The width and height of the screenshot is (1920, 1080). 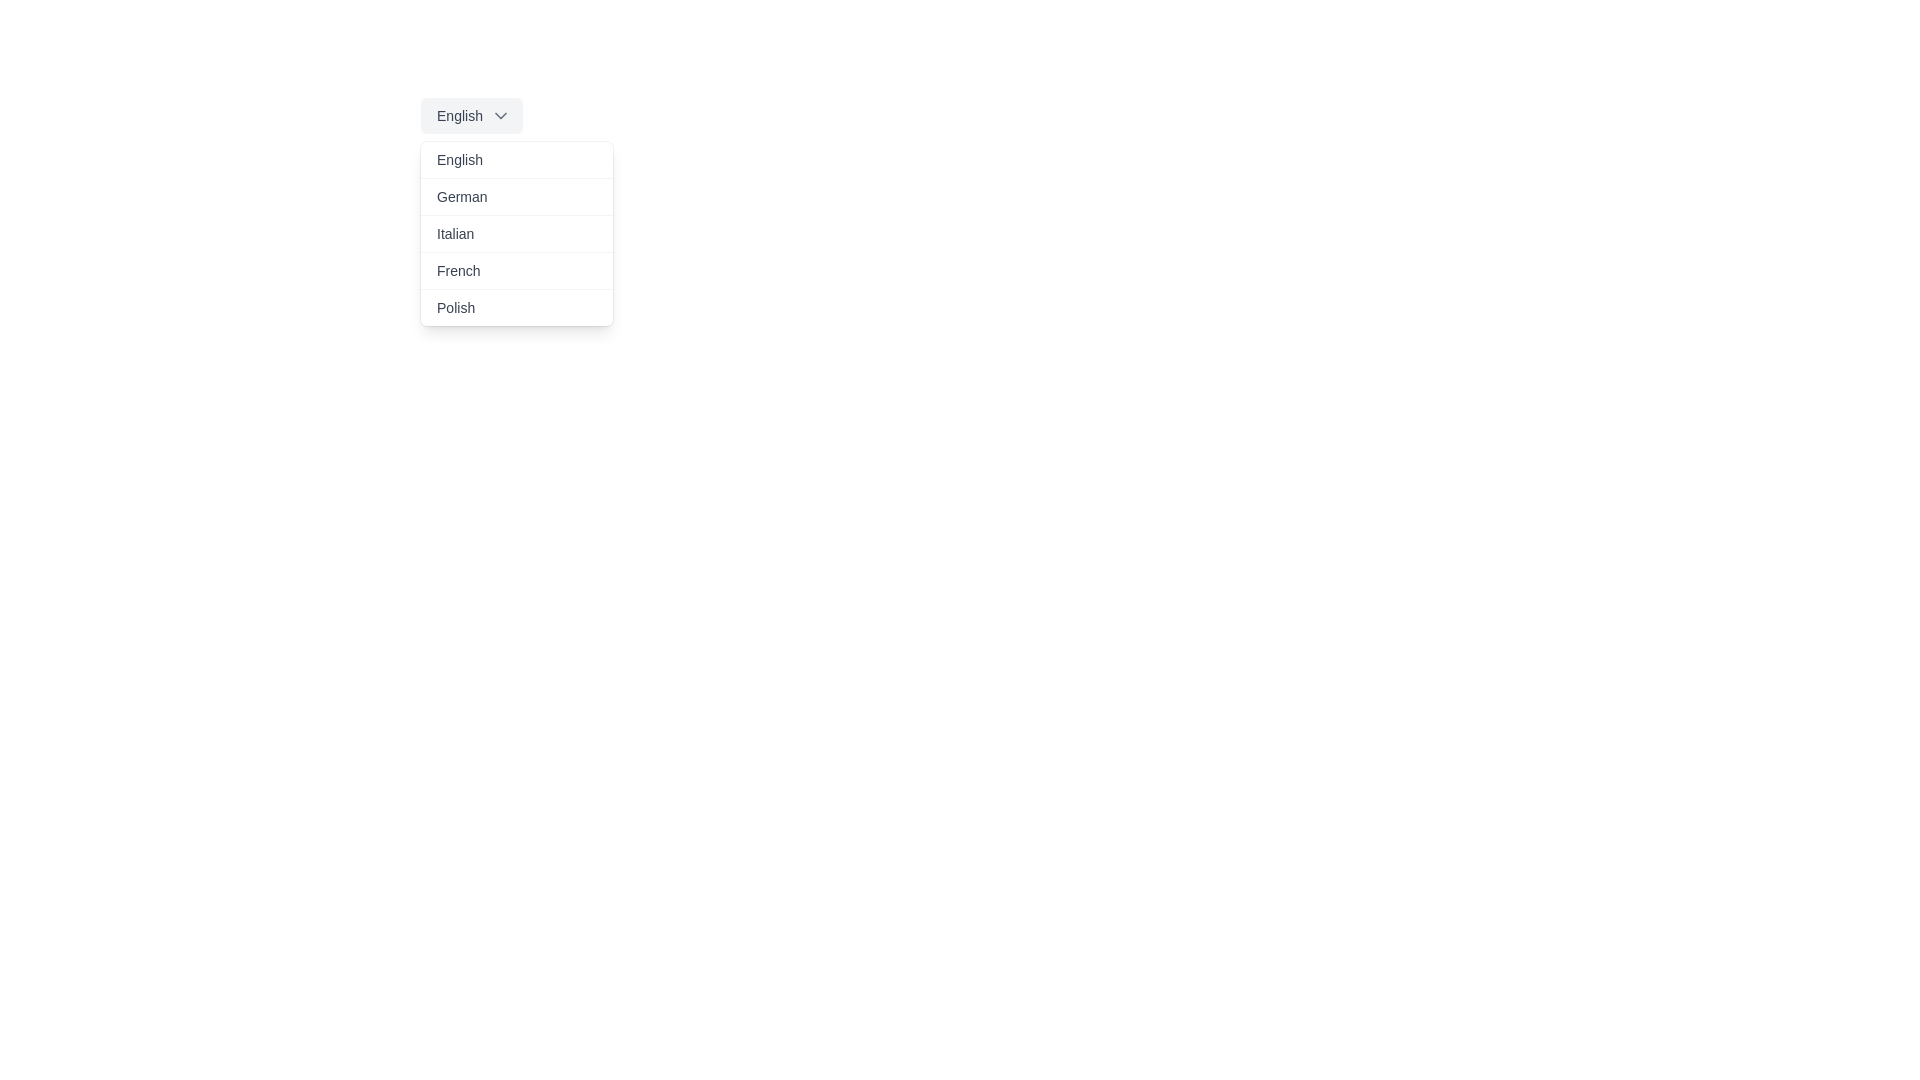 What do you see at coordinates (459, 115) in the screenshot?
I see `text of the 'English' label in the dropdown selector, which is styled in medium-gray over a light-gray background and positioned left of a chevron-down icon` at bounding box center [459, 115].